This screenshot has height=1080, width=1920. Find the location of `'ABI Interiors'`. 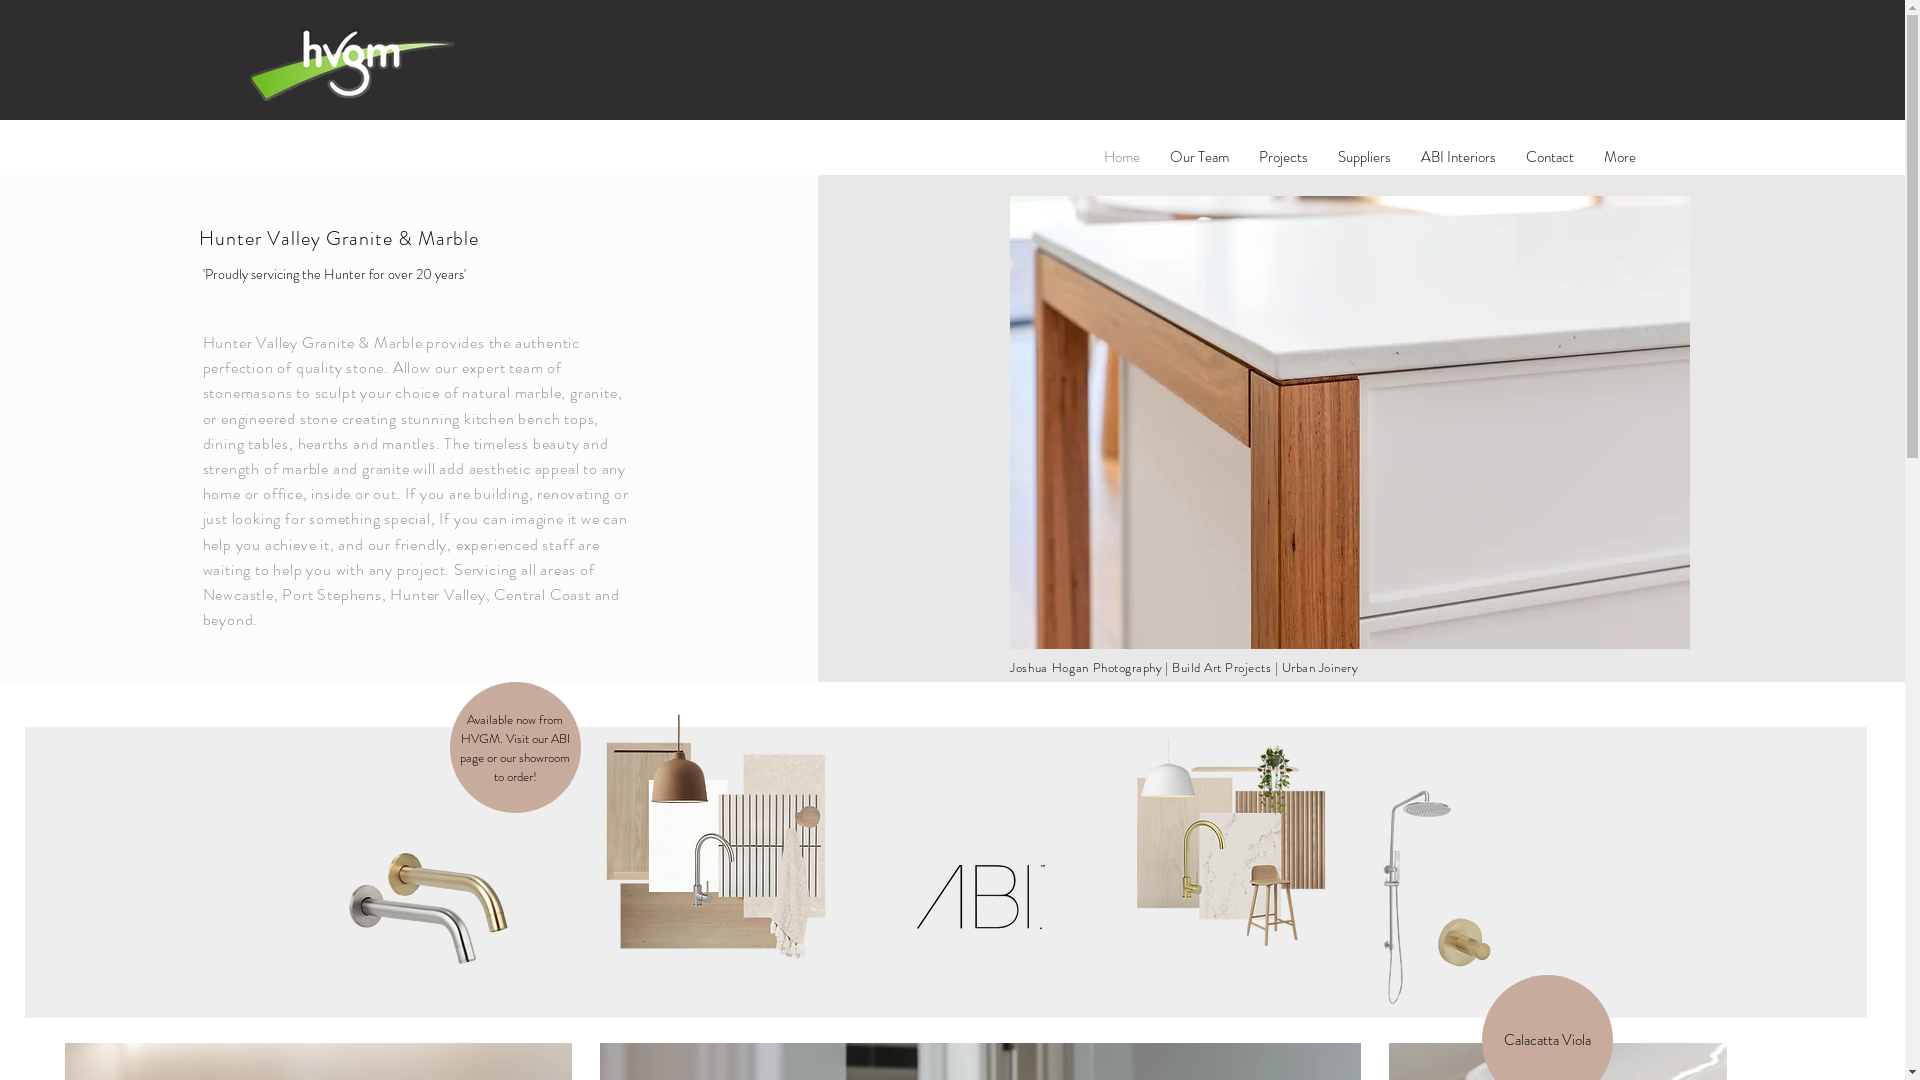

'ABI Interiors' is located at coordinates (1458, 156).